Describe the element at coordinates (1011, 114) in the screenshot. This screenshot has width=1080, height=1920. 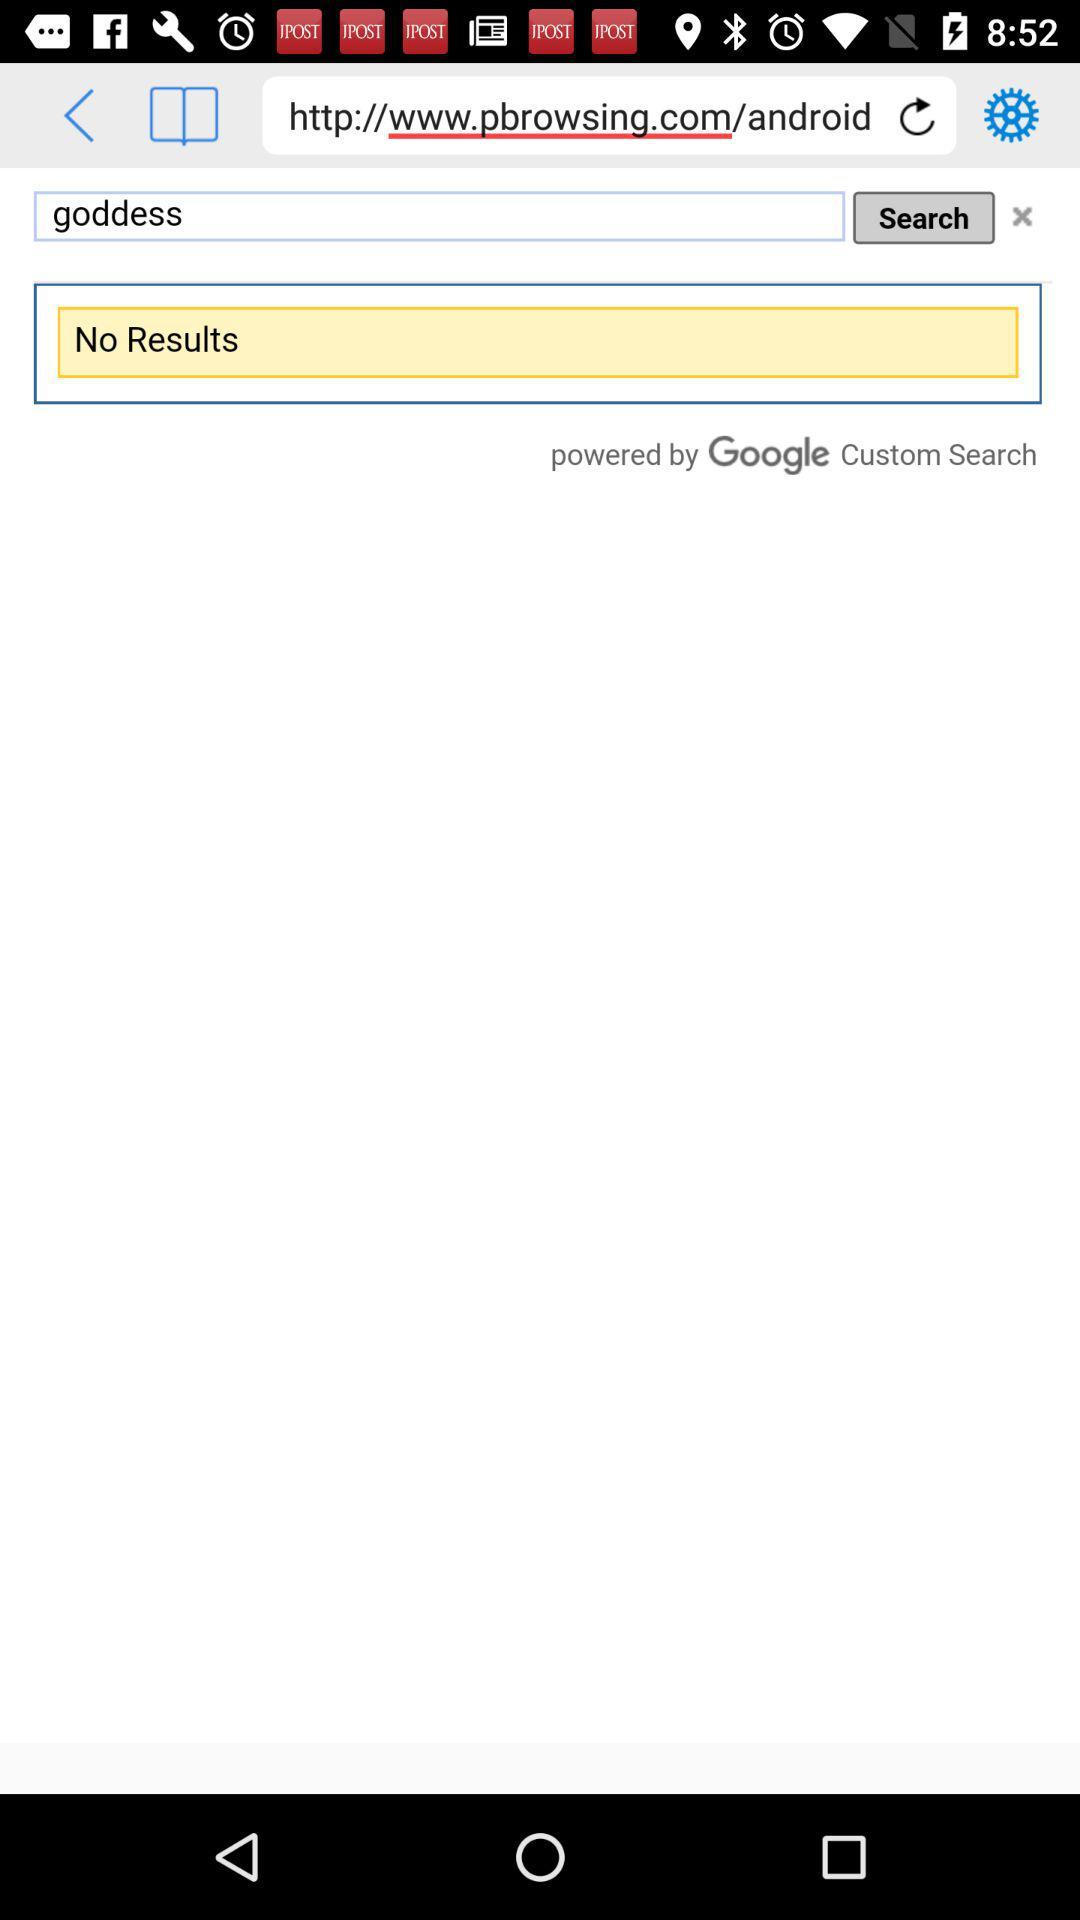
I see `the settings icon` at that location.